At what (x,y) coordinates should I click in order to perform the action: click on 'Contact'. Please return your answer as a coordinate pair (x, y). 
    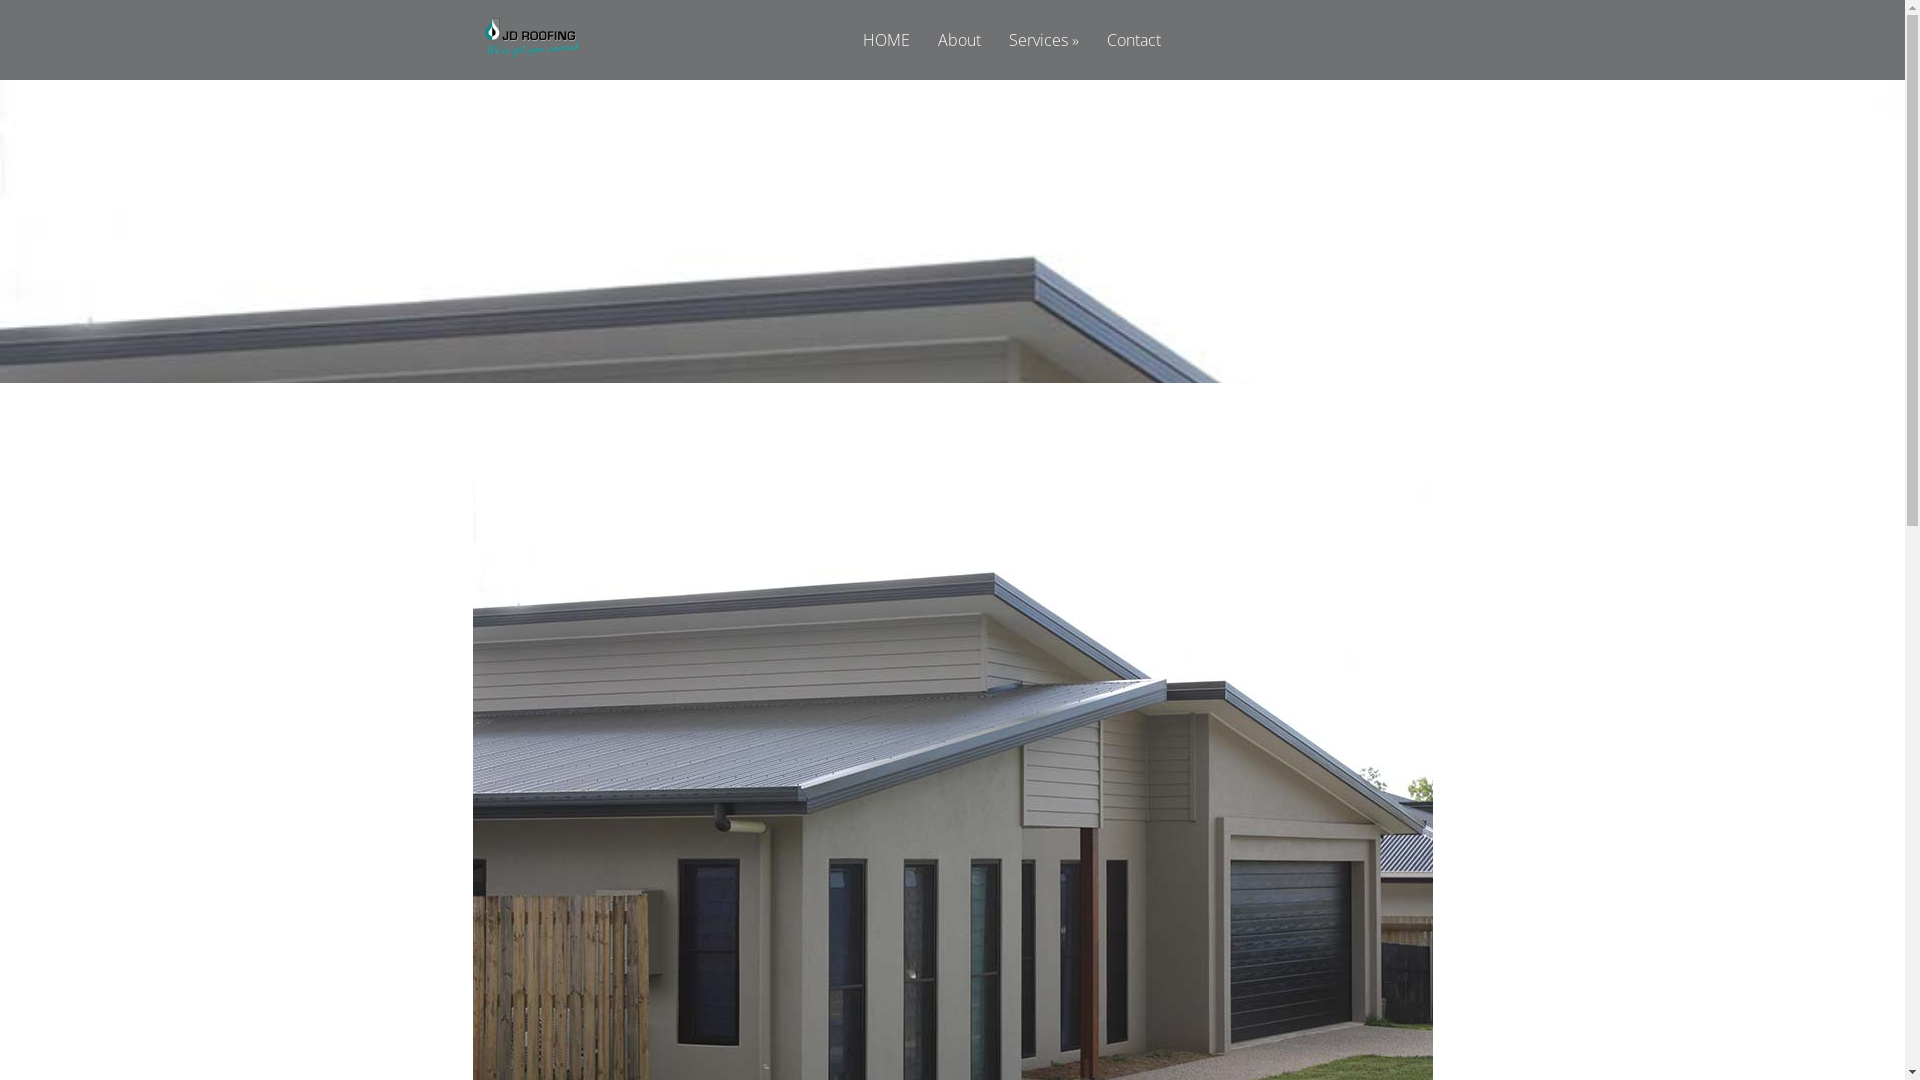
    Looking at the image, I should click on (1133, 55).